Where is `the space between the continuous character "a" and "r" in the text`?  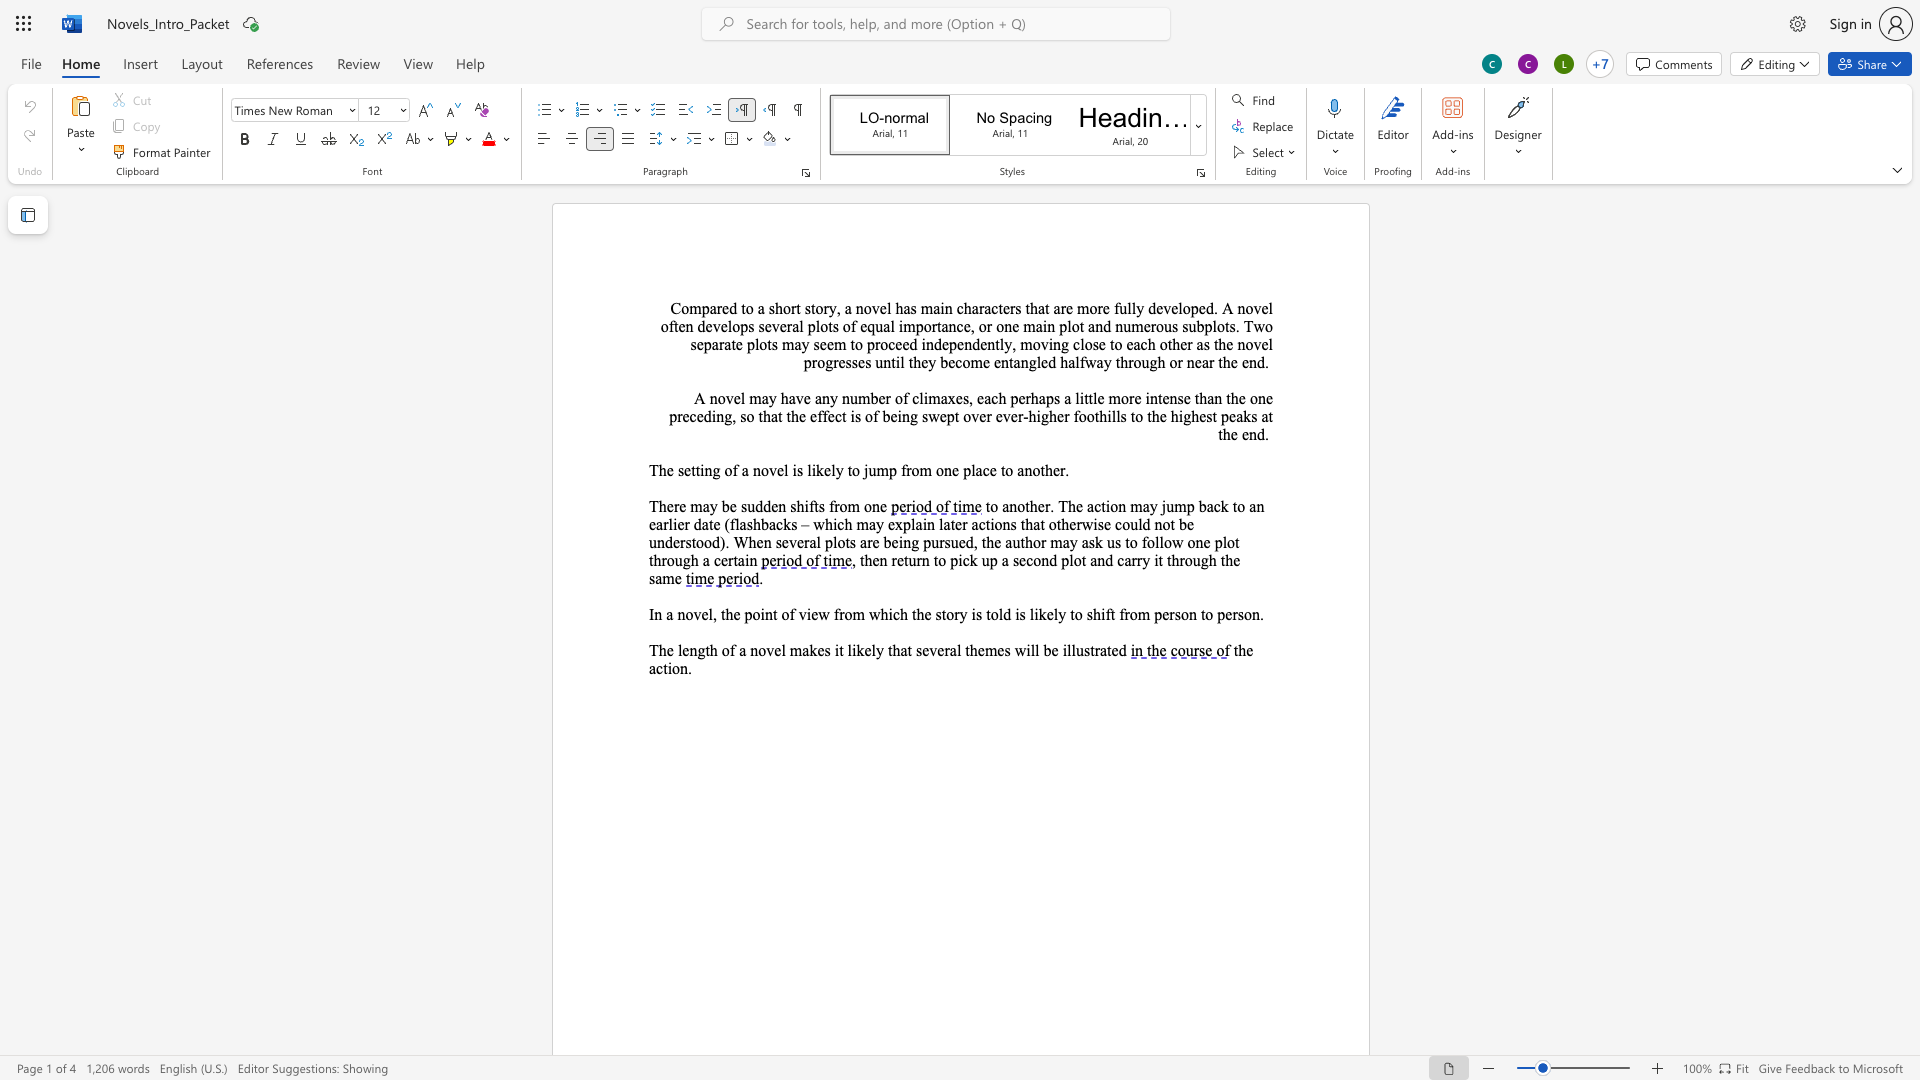
the space between the continuous character "a" and "r" in the text is located at coordinates (718, 343).